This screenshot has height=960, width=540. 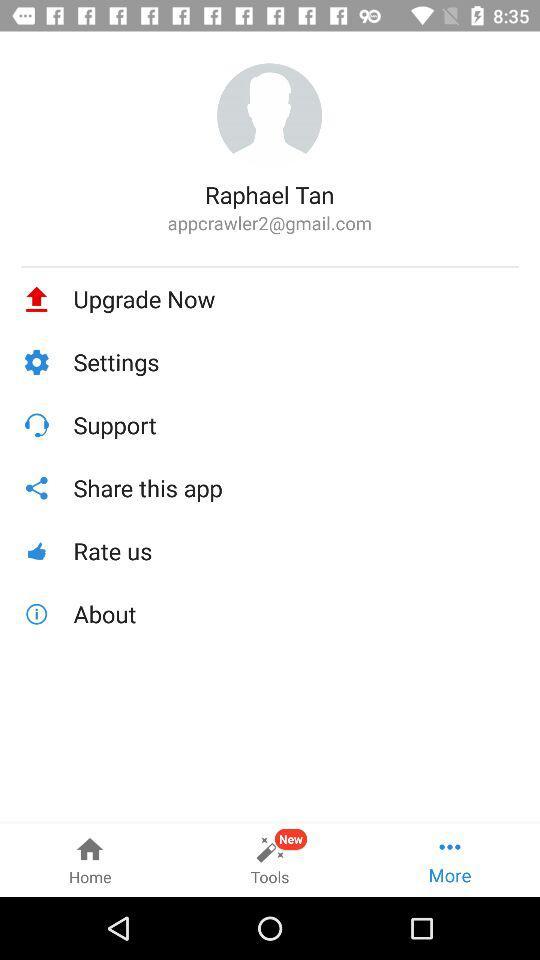 What do you see at coordinates (295, 551) in the screenshot?
I see `rate us icon` at bounding box center [295, 551].